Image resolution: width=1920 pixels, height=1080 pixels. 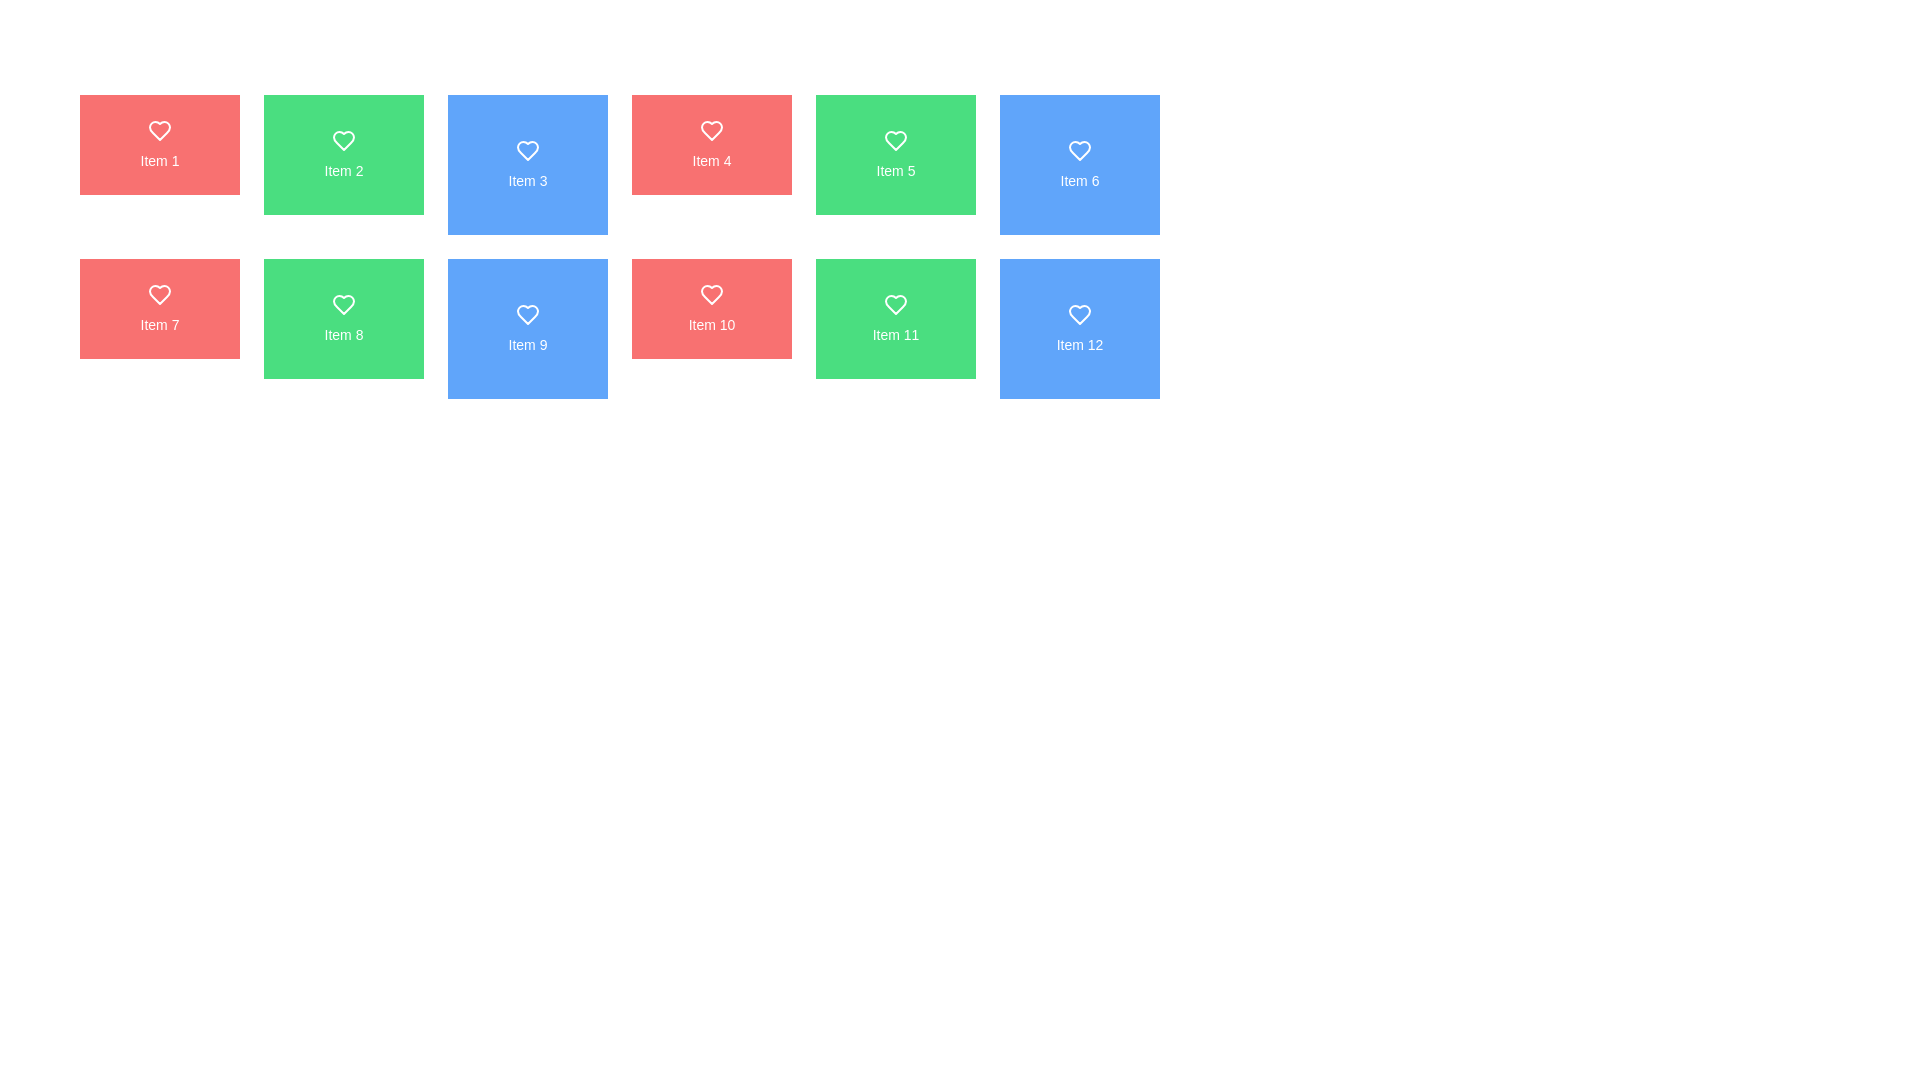 What do you see at coordinates (158, 131) in the screenshot?
I see `the heart icon located in the top-left tile labeled 'Item 1'` at bounding box center [158, 131].